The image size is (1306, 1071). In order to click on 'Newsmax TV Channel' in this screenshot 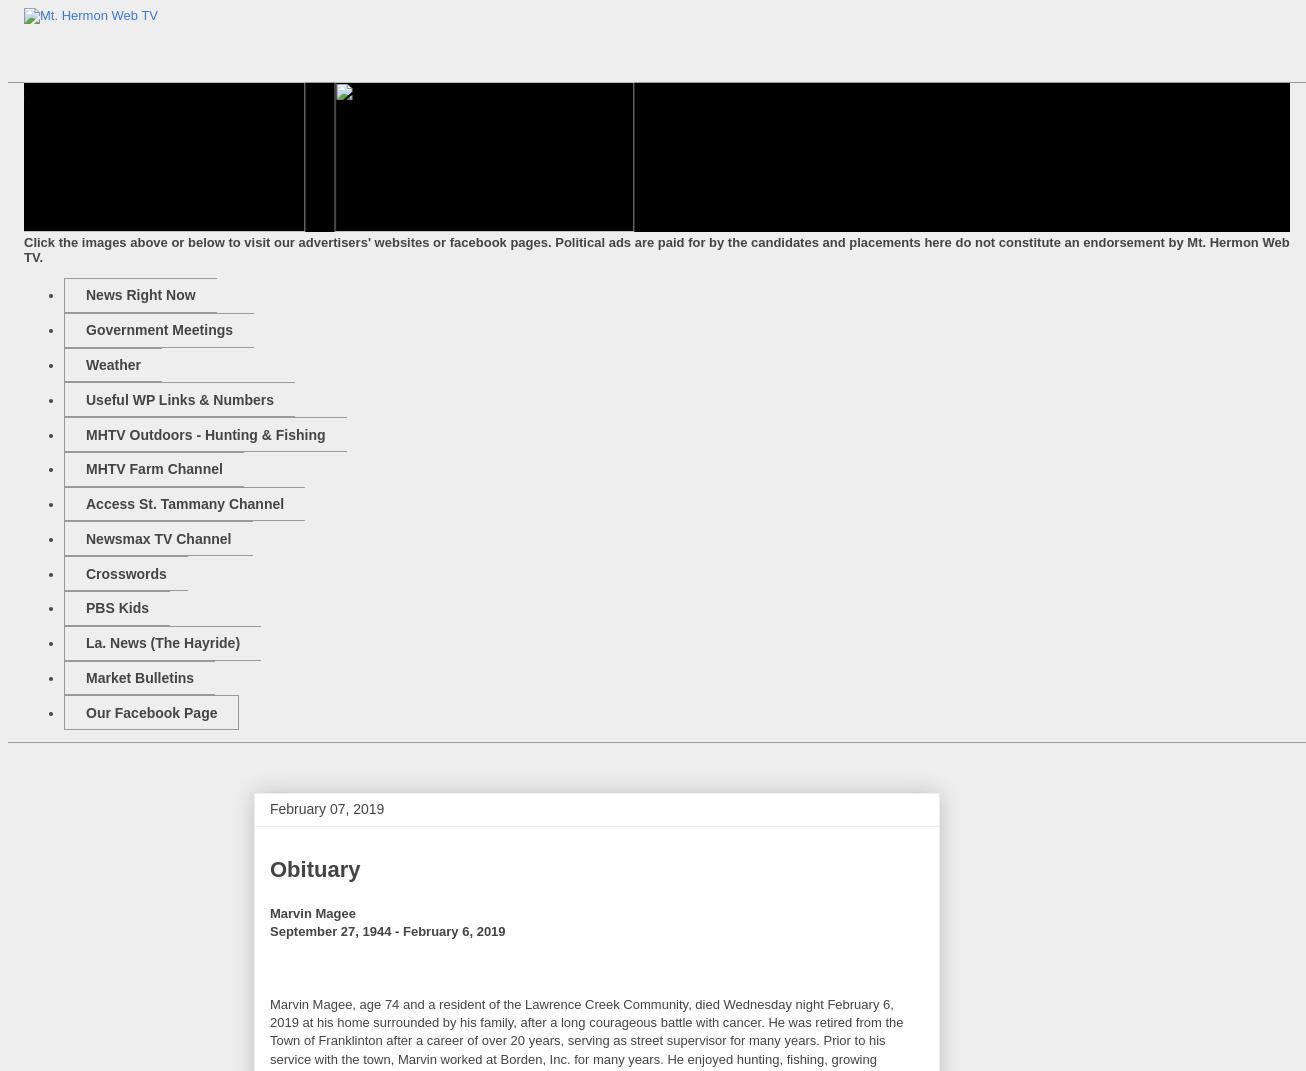, I will do `click(84, 537)`.